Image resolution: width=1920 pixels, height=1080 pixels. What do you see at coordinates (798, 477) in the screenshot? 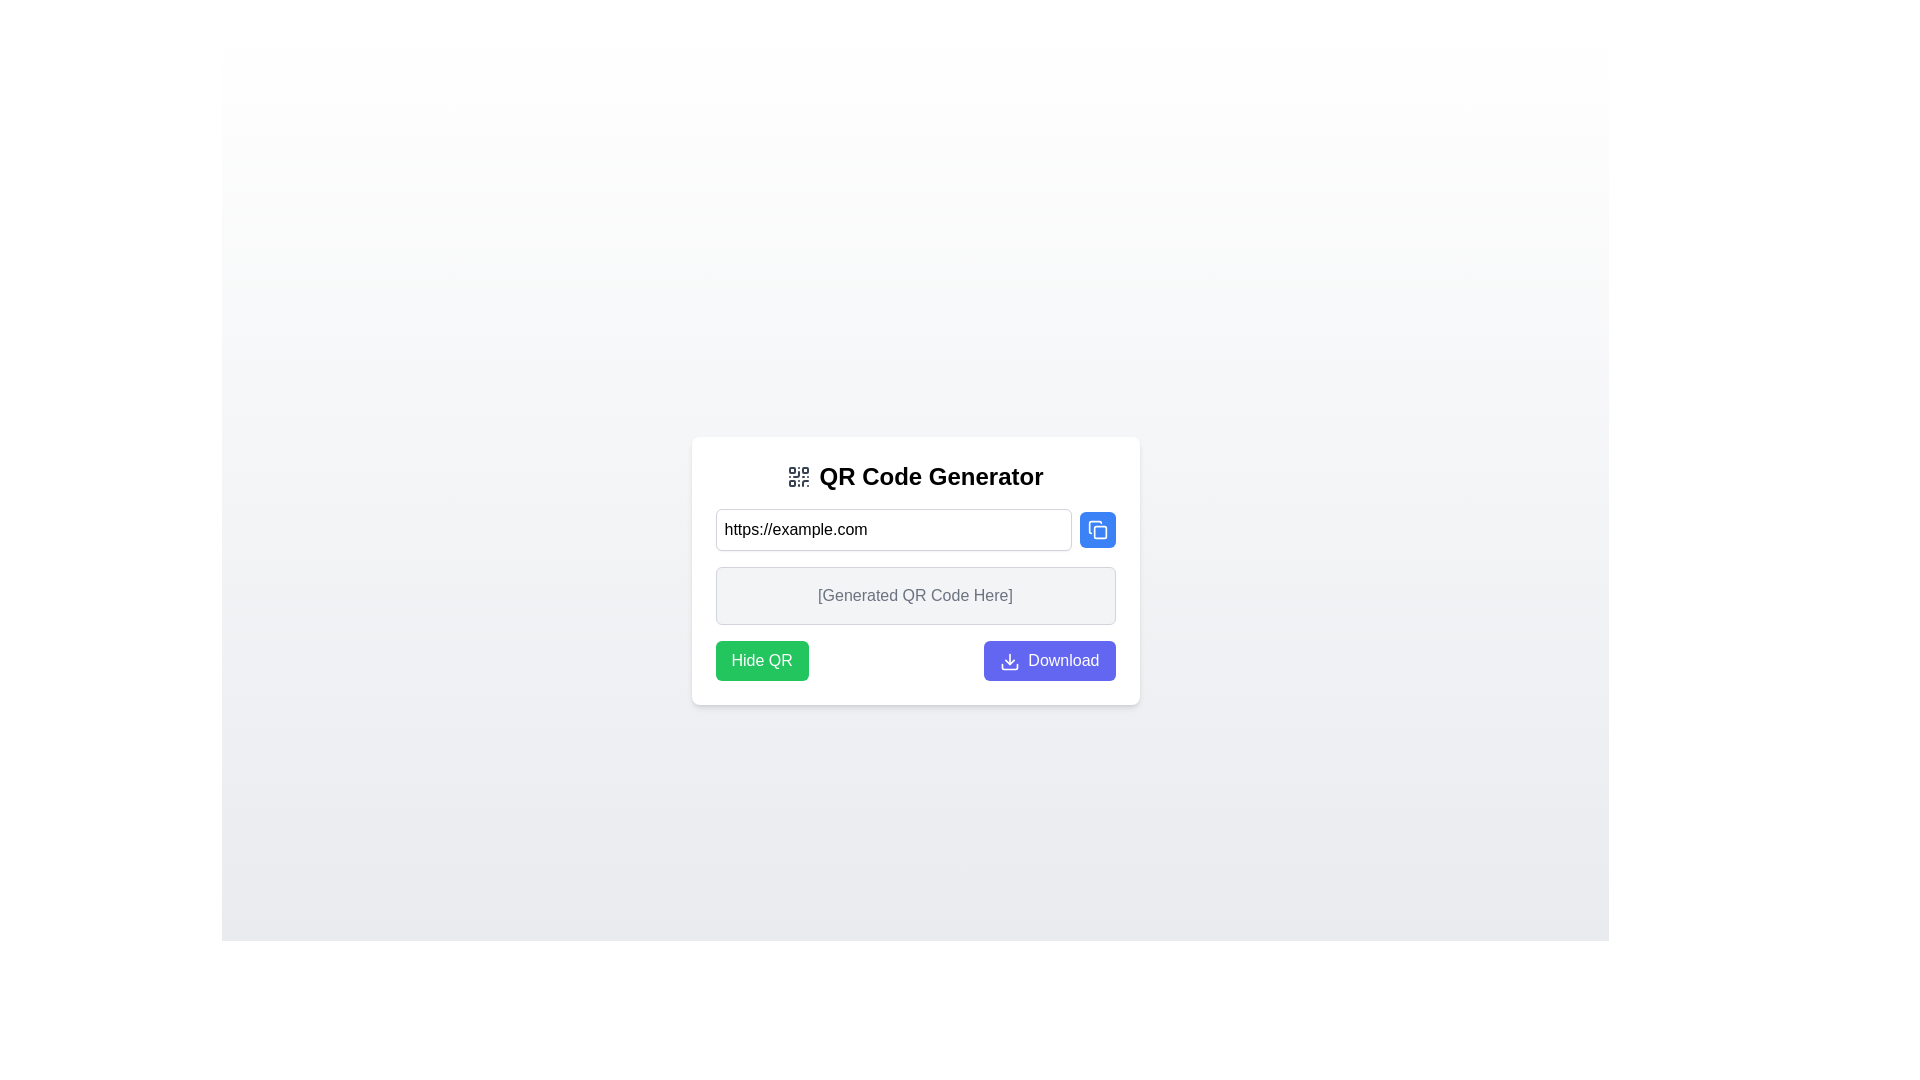
I see `the QR code icon, which is gray and located to the left of the 'QR Code Generator' header` at bounding box center [798, 477].